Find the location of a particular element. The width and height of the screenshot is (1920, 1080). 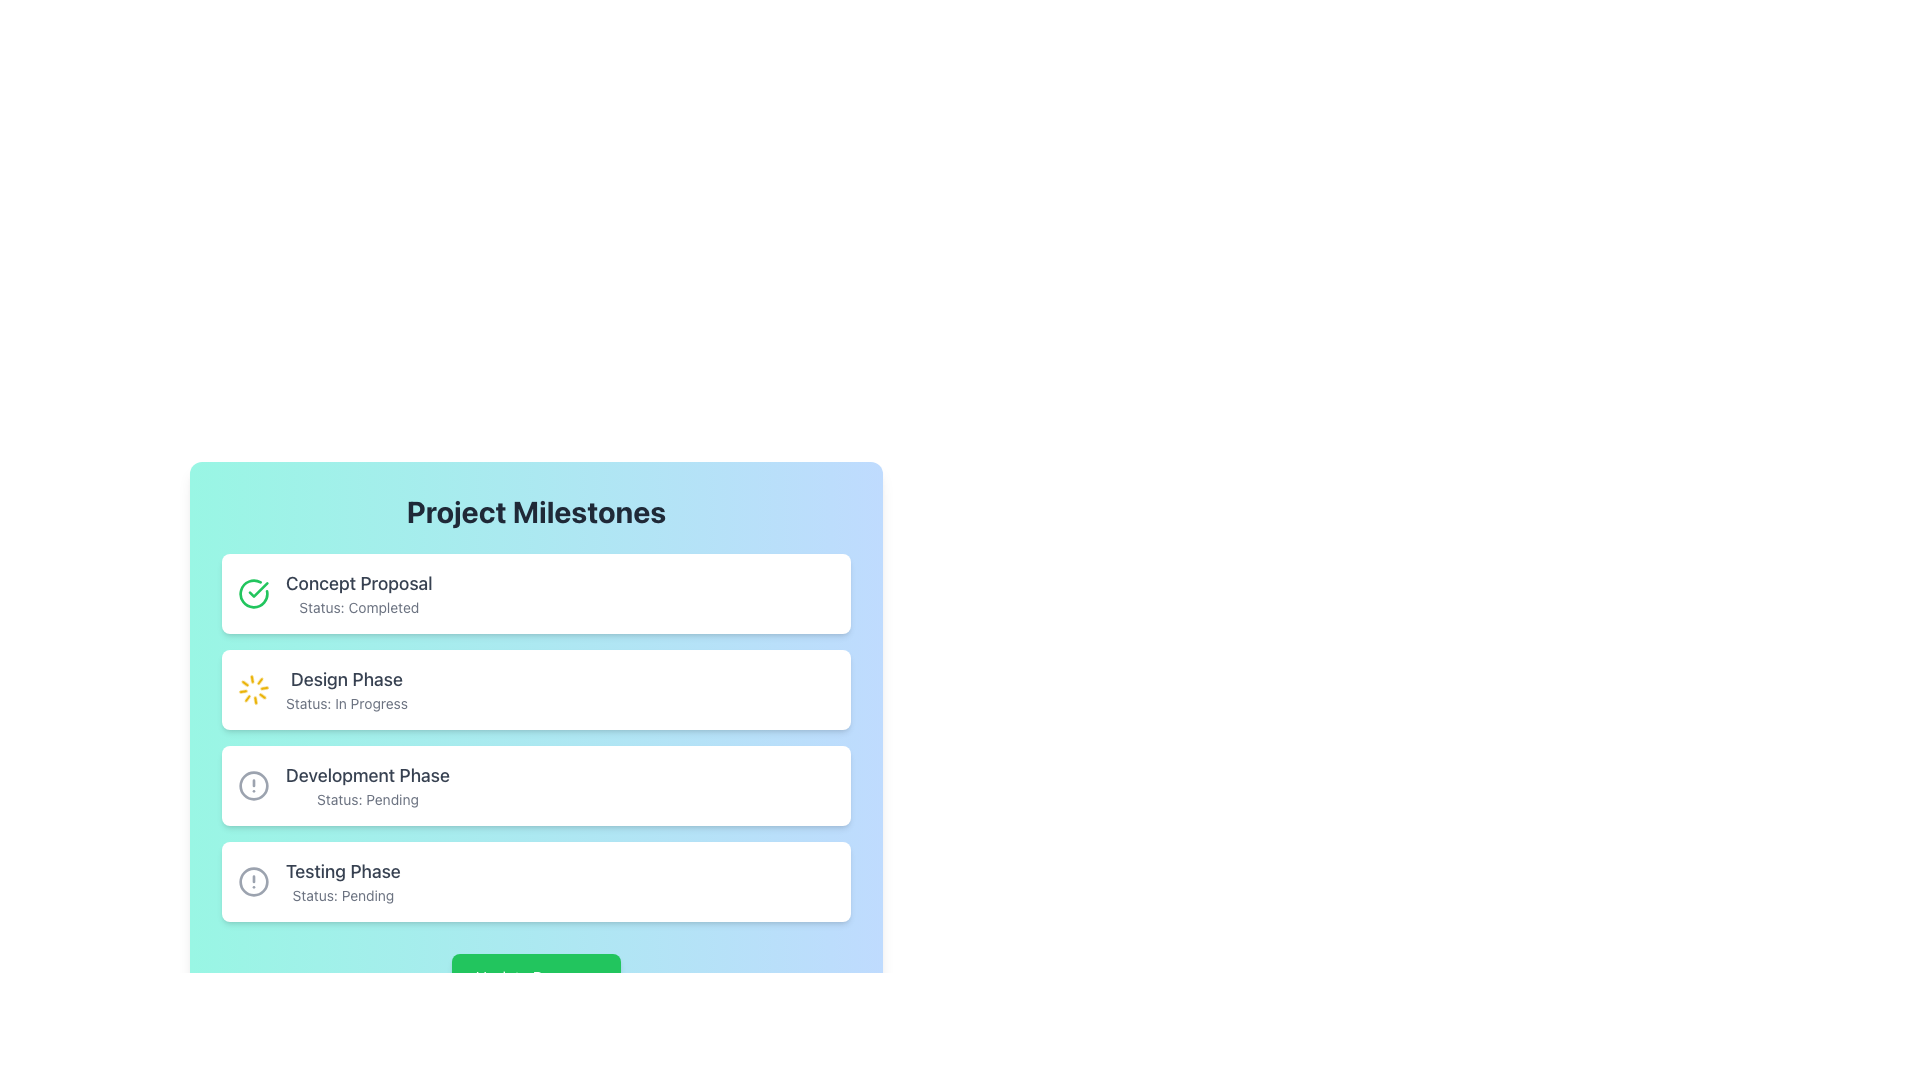

the warning icon indicating the 'Testing Phase' located in the bottom-most card of the 'Project Milestones' panel, positioned to the left of the text 'Testing Phase' is located at coordinates (253, 881).